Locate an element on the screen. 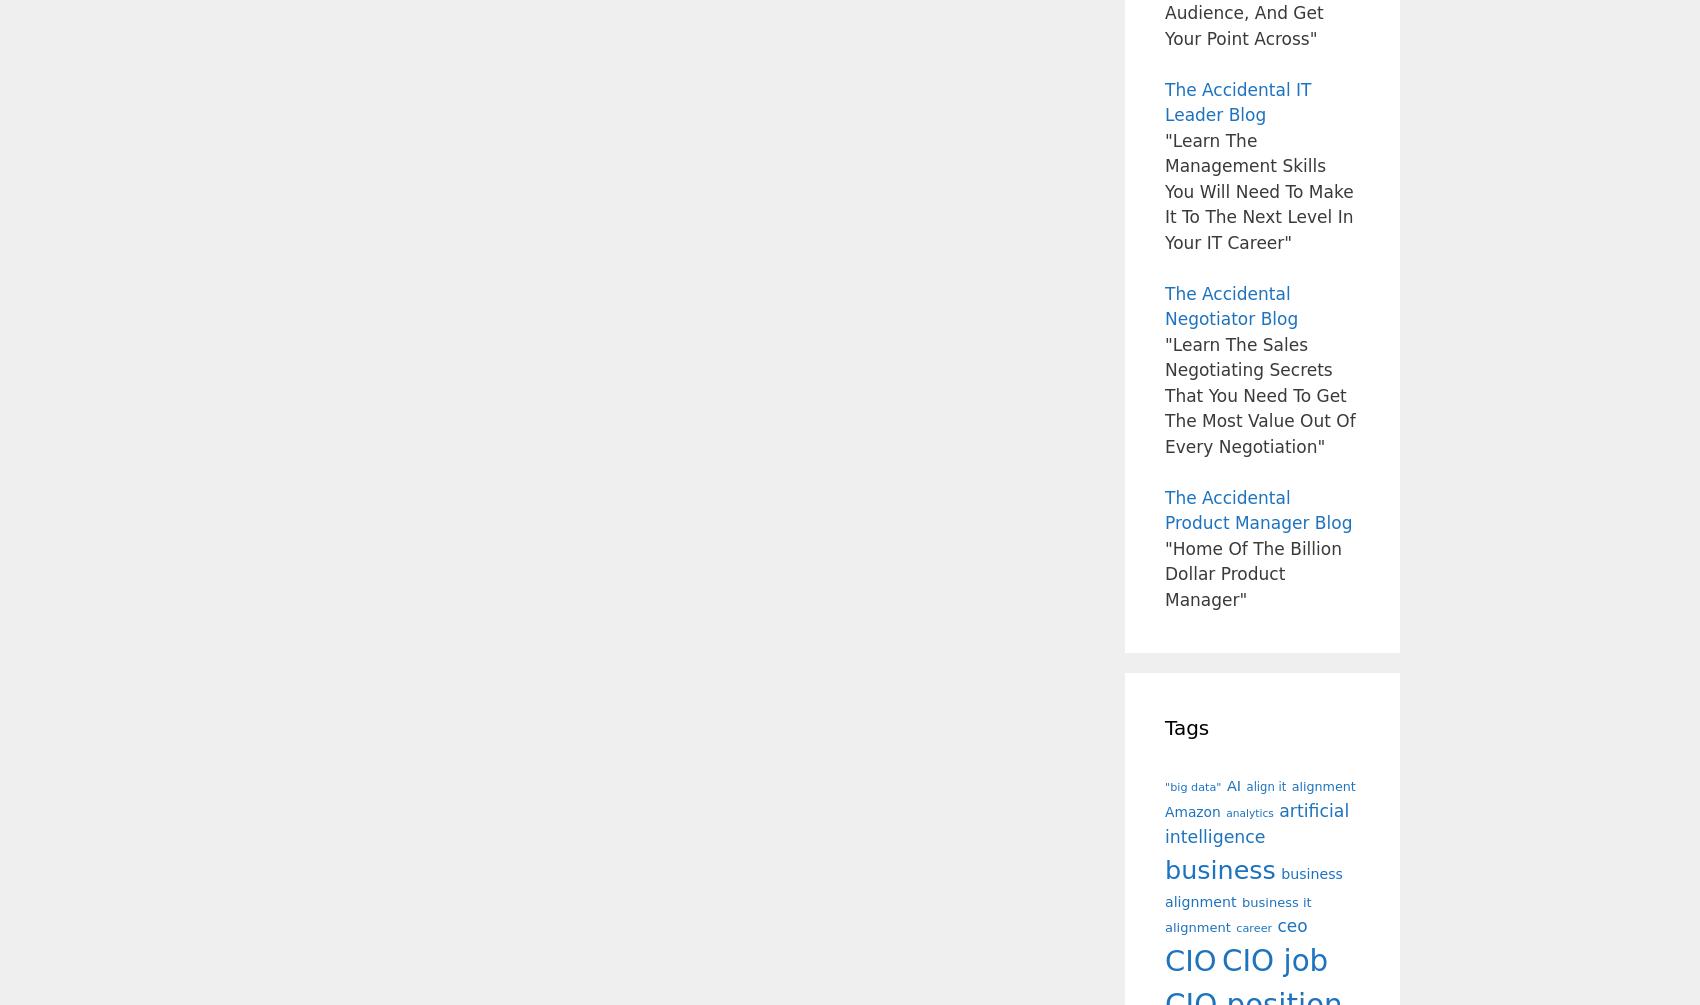 The height and width of the screenshot is (1005, 1700). 'The Accidental Negotiator Blog' is located at coordinates (1165, 305).